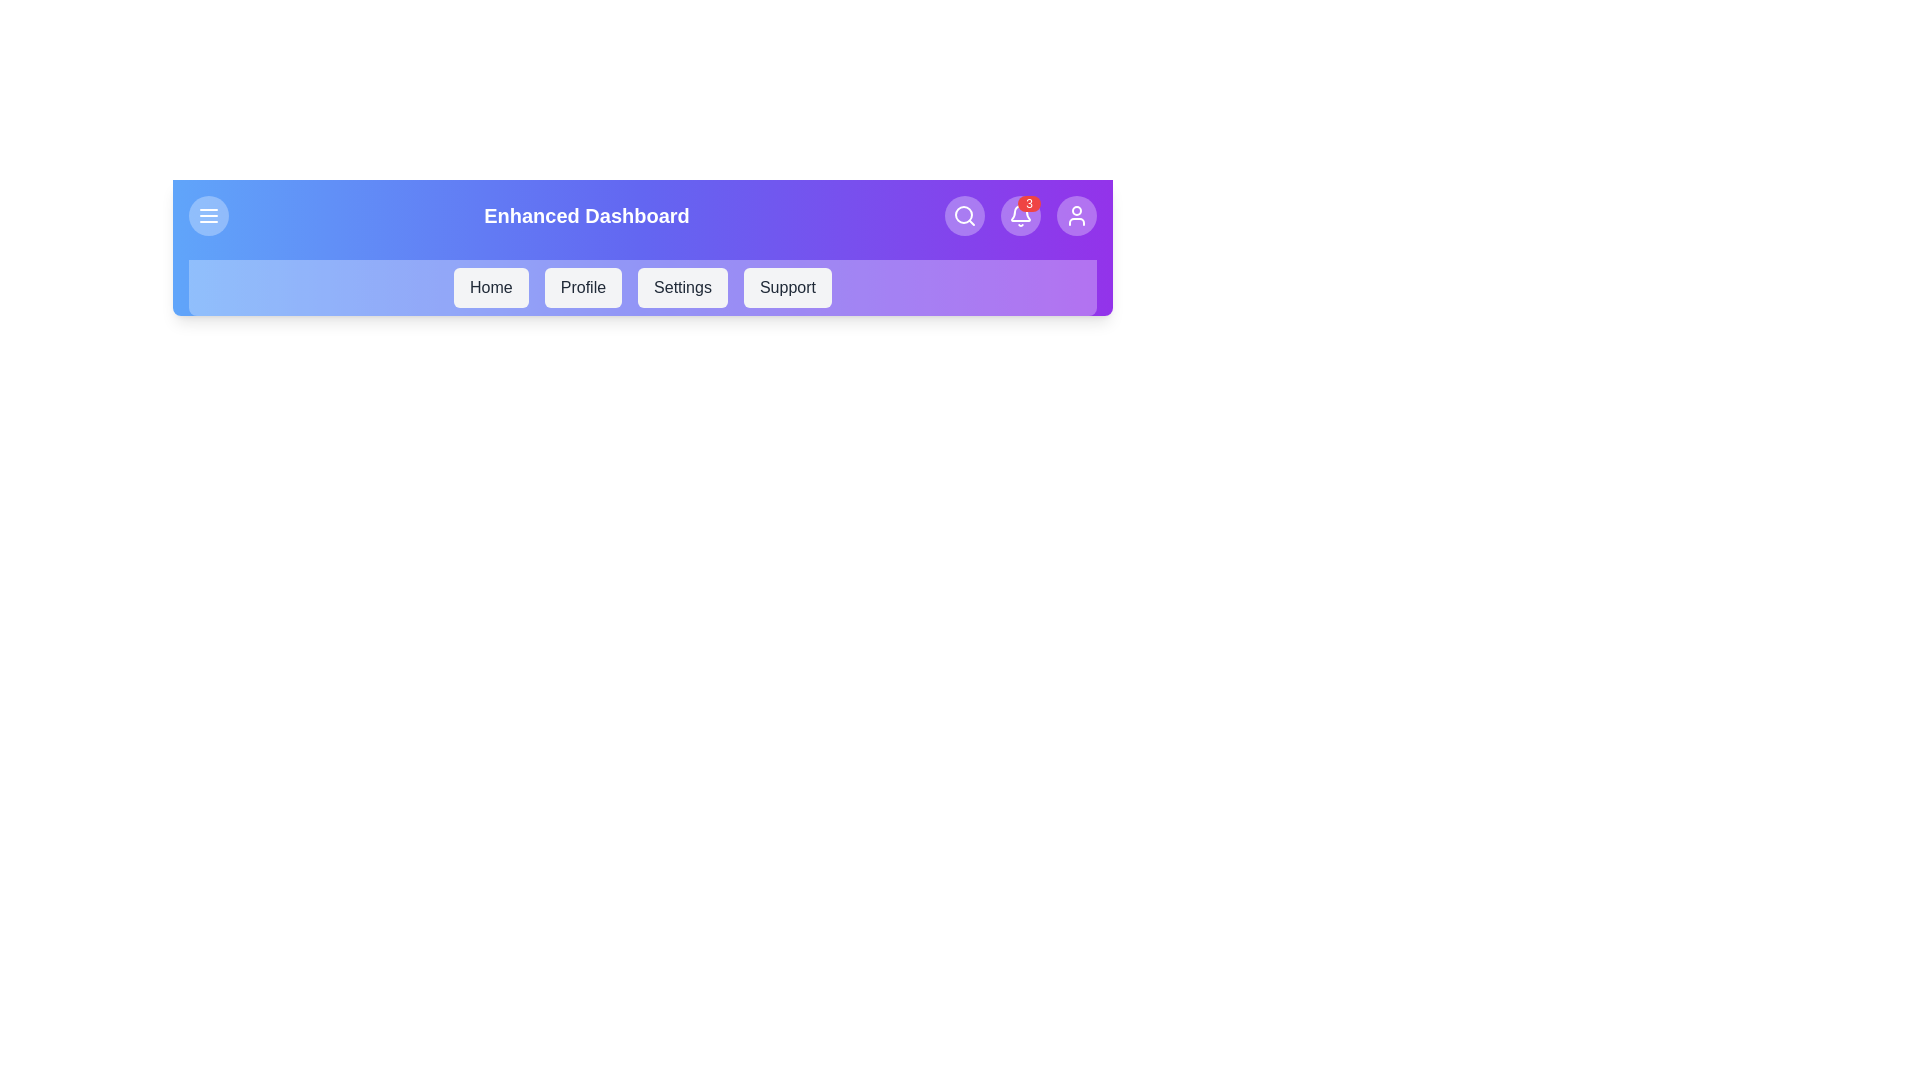  What do you see at coordinates (209, 216) in the screenshot?
I see `menu toggle button to toggle the menu visibility` at bounding box center [209, 216].